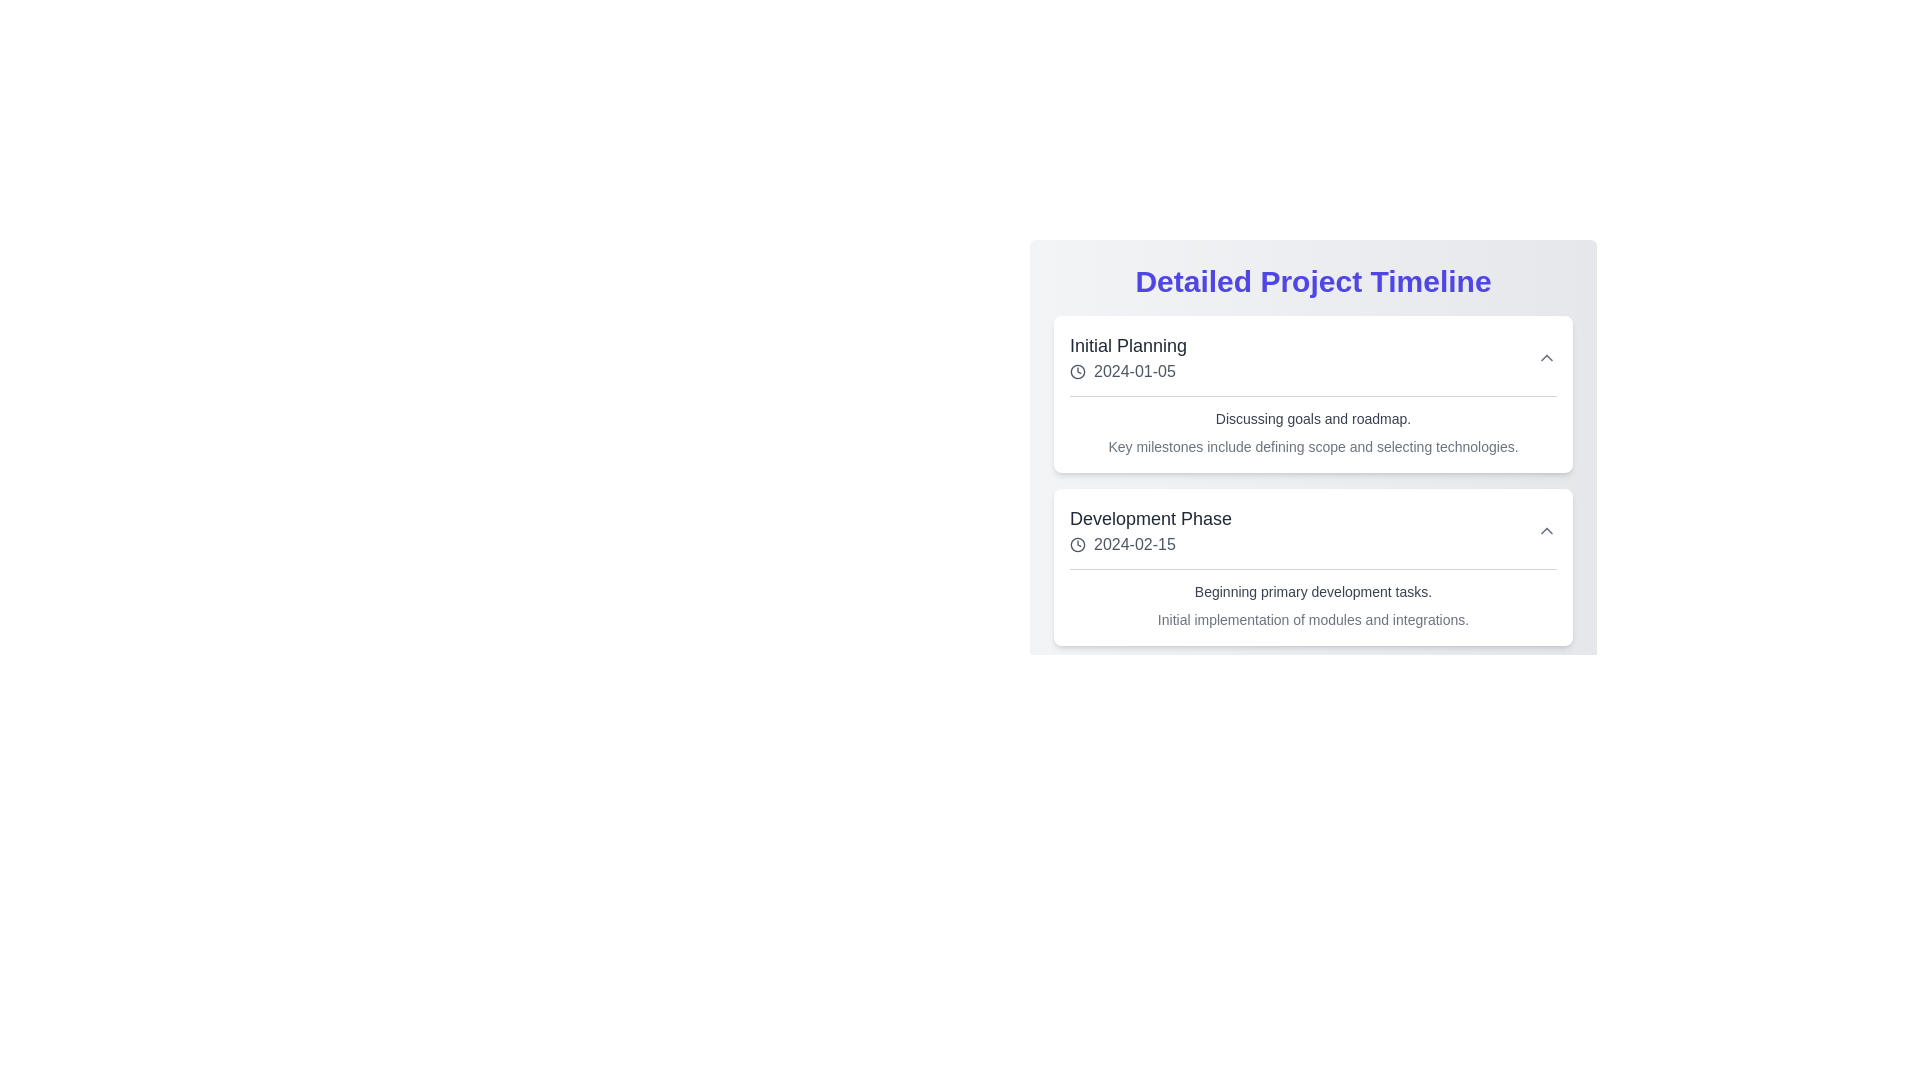  What do you see at coordinates (1151, 518) in the screenshot?
I see `the 'Development Phase' text label, which identifies the phase of the development process in the timeline entry layout` at bounding box center [1151, 518].